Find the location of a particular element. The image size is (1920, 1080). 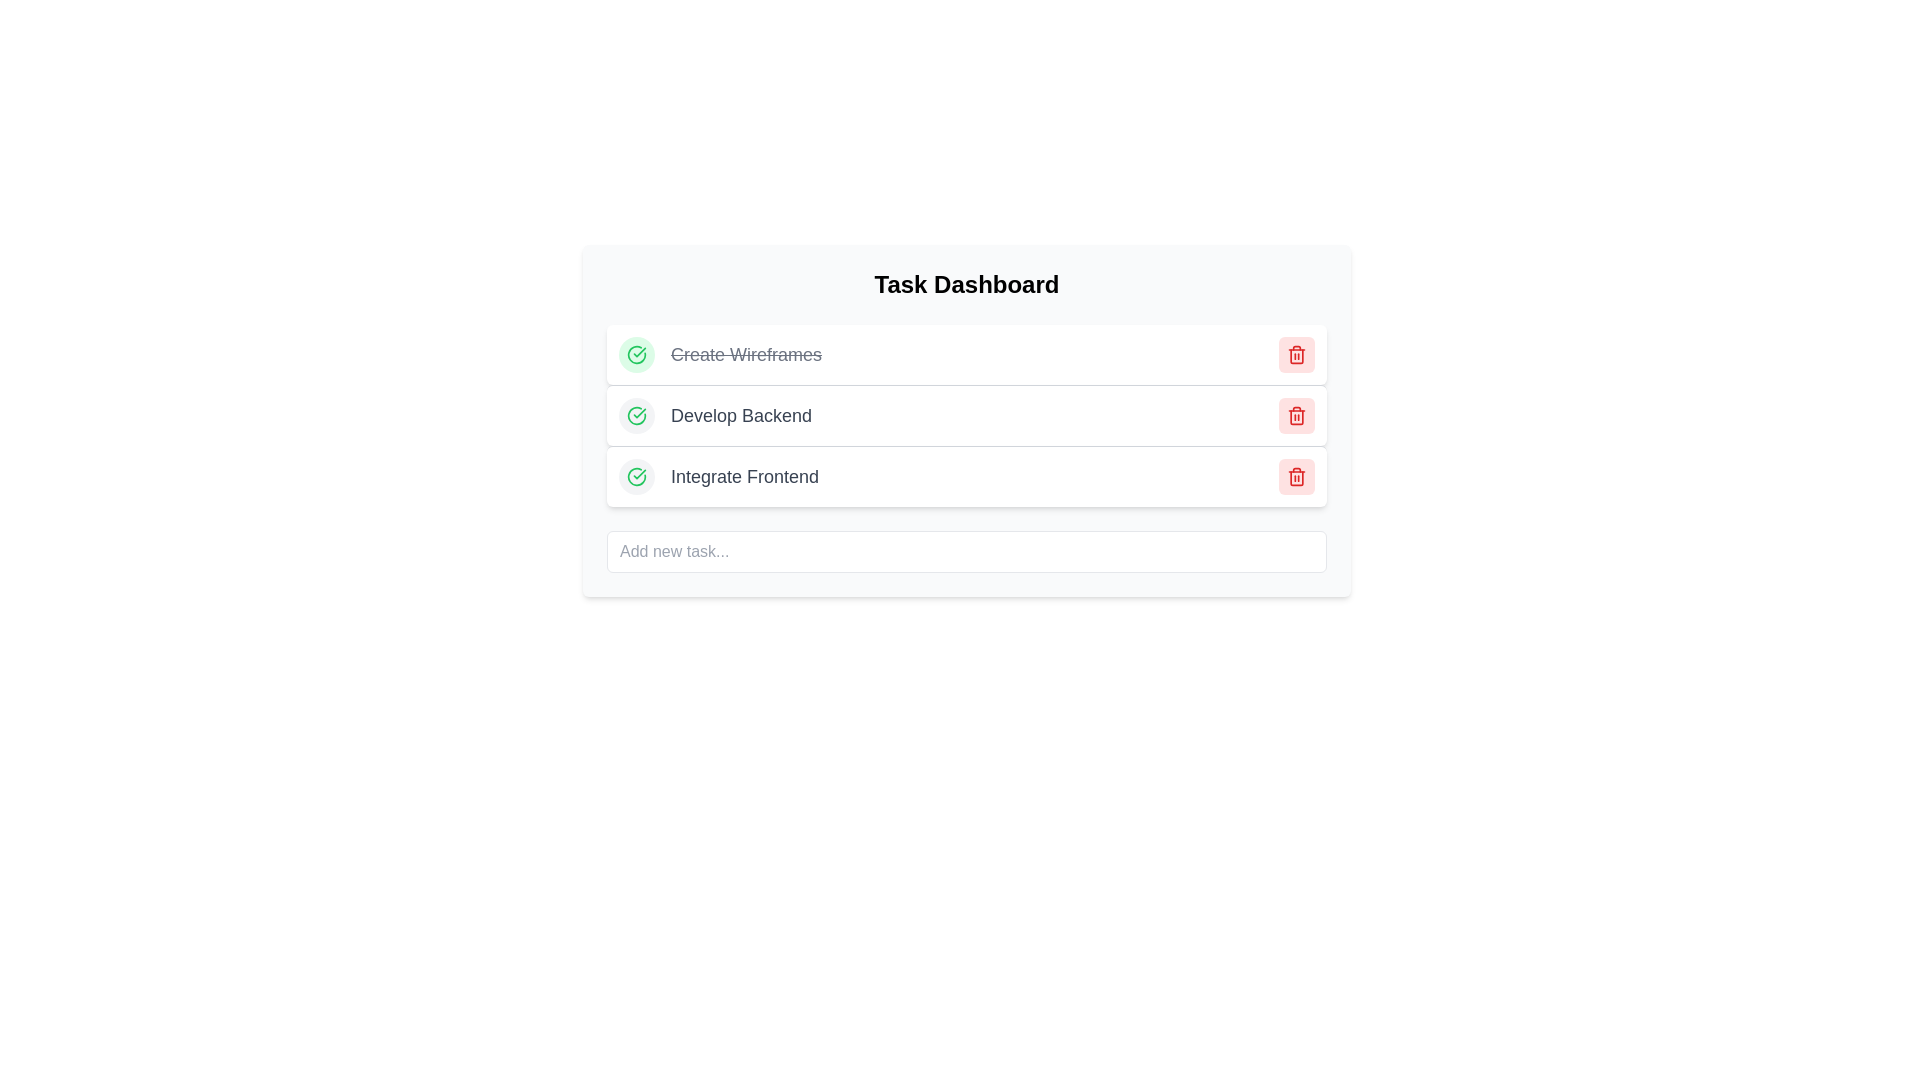

the label that identifies the task 'Develop Backend' in the task dashboard interface, which is the second item in the list of tasks is located at coordinates (715, 415).